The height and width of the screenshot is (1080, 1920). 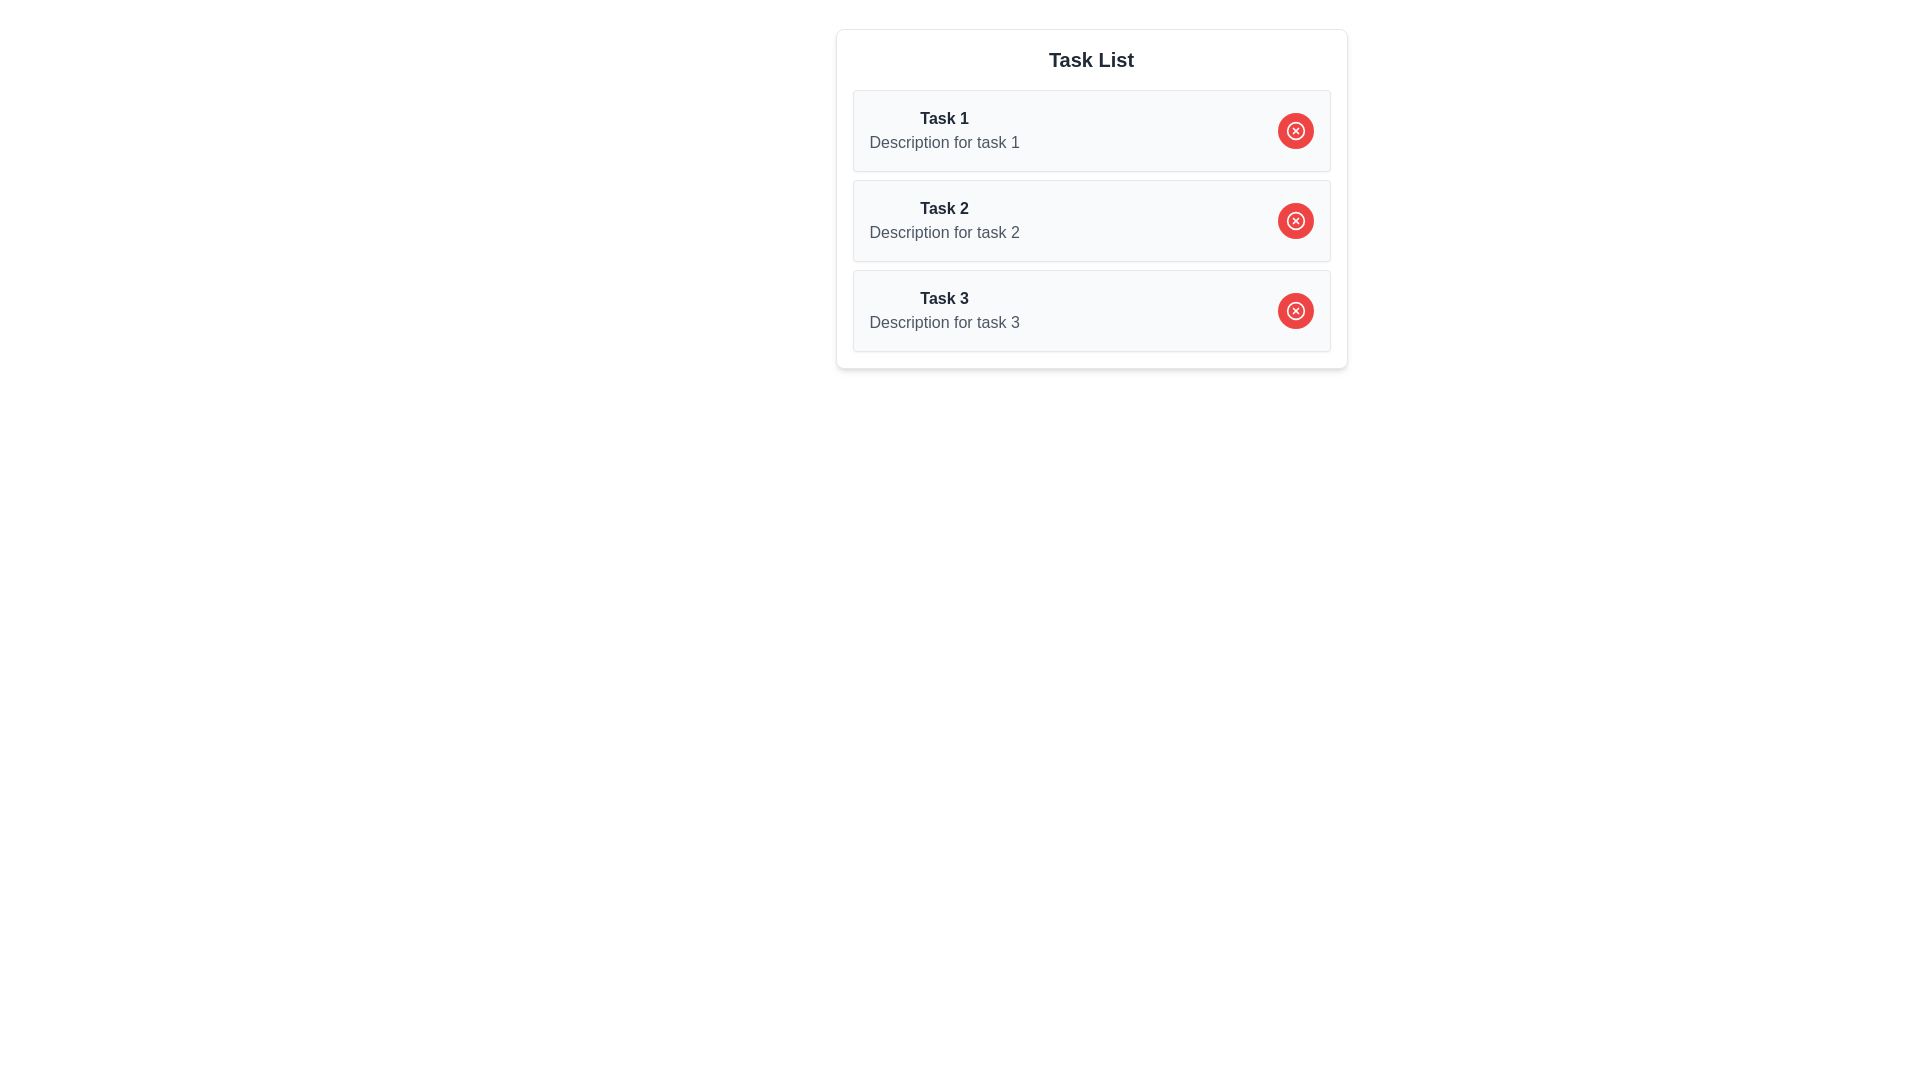 I want to click on the close button located on the right end of the second task's row in the task list interface, so click(x=1295, y=220).